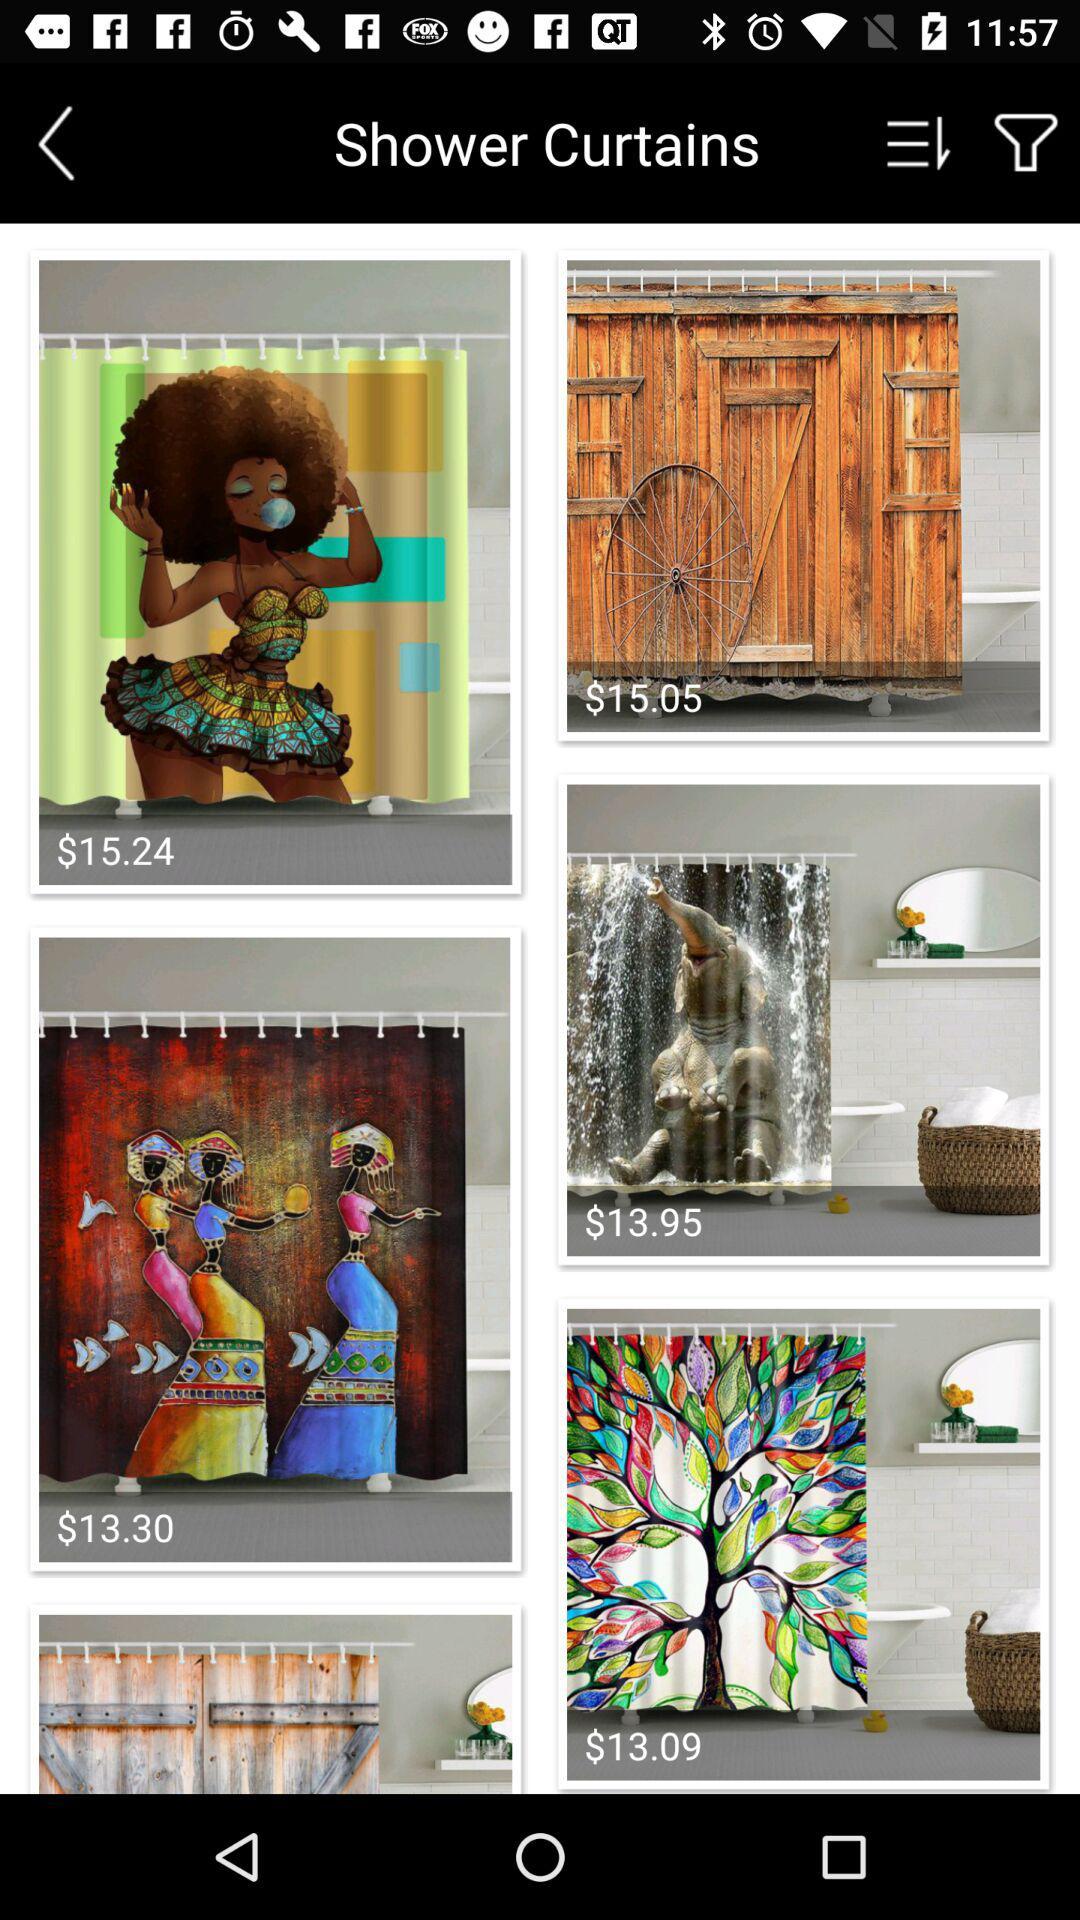 Image resolution: width=1080 pixels, height=1920 pixels. Describe the element at coordinates (919, 142) in the screenshot. I see `the filter_list icon` at that location.